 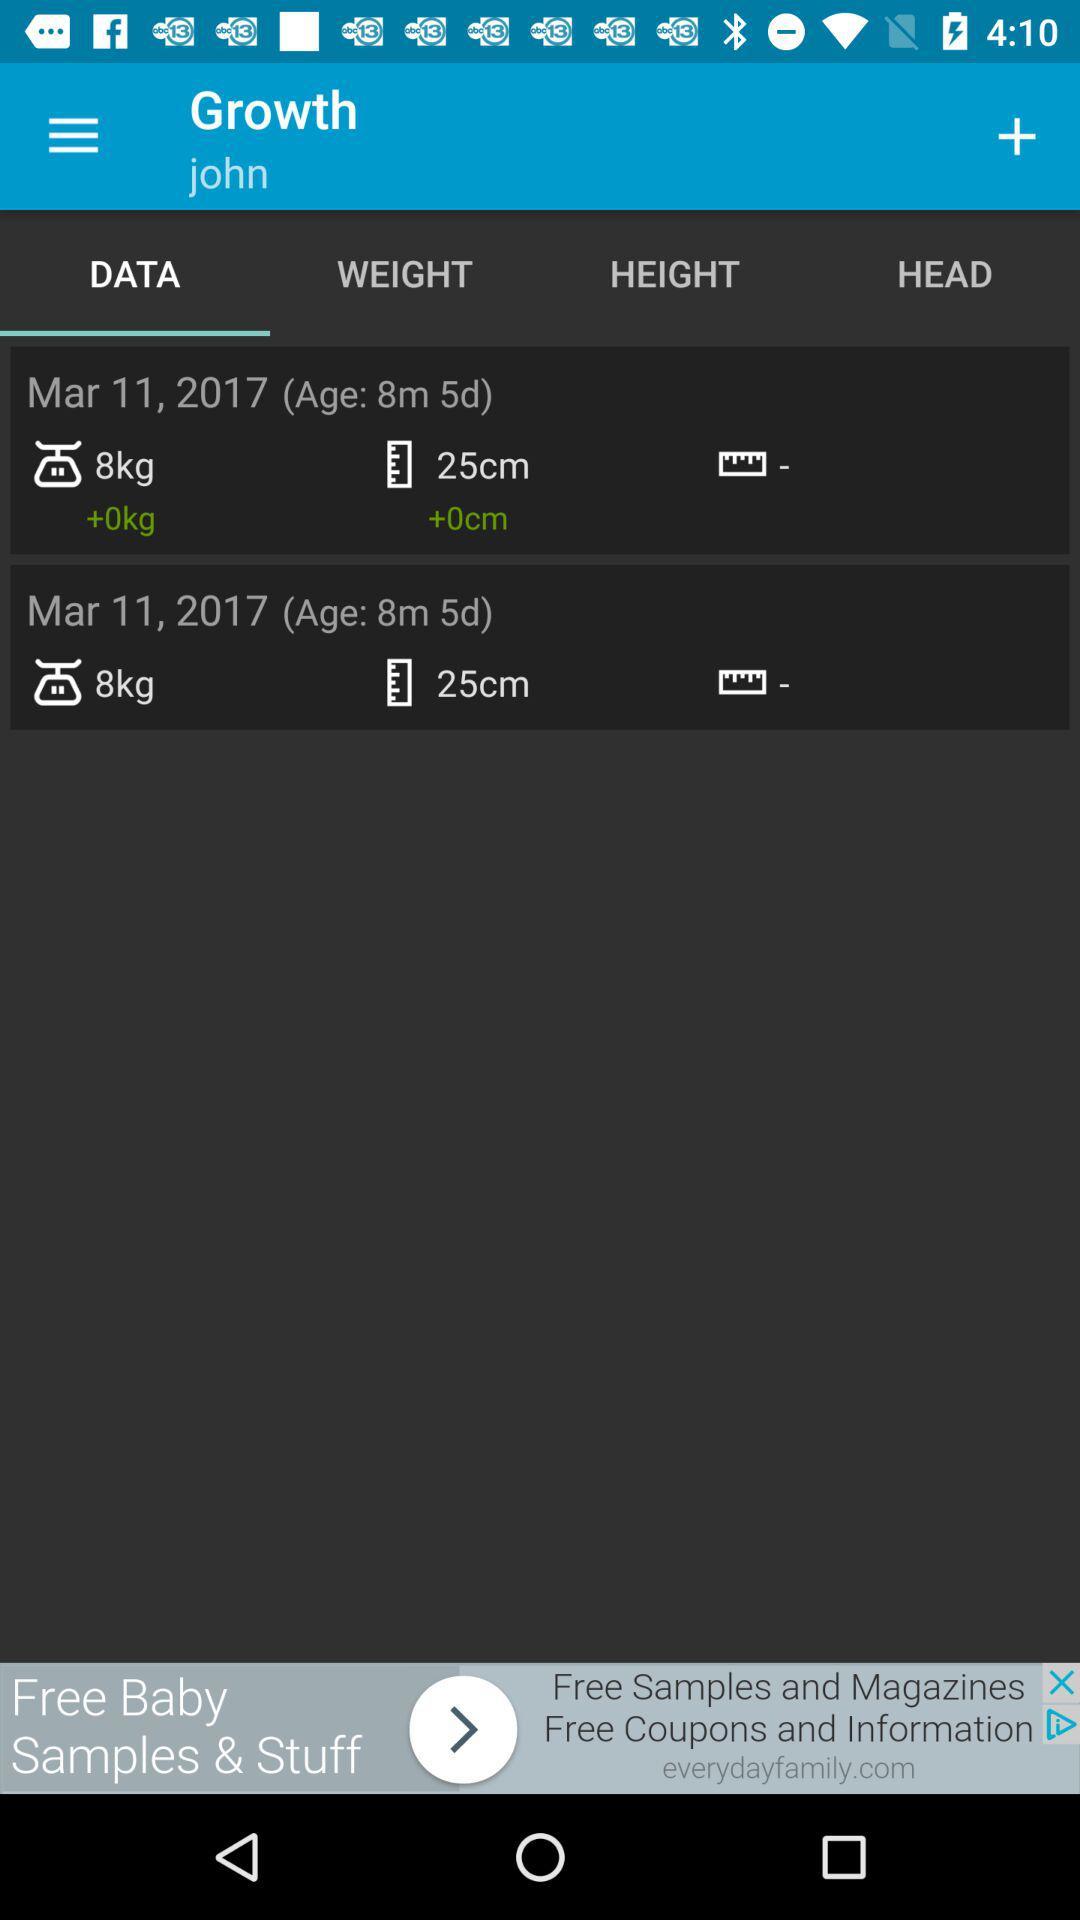 I want to click on advertisement image/link, so click(x=540, y=1727).